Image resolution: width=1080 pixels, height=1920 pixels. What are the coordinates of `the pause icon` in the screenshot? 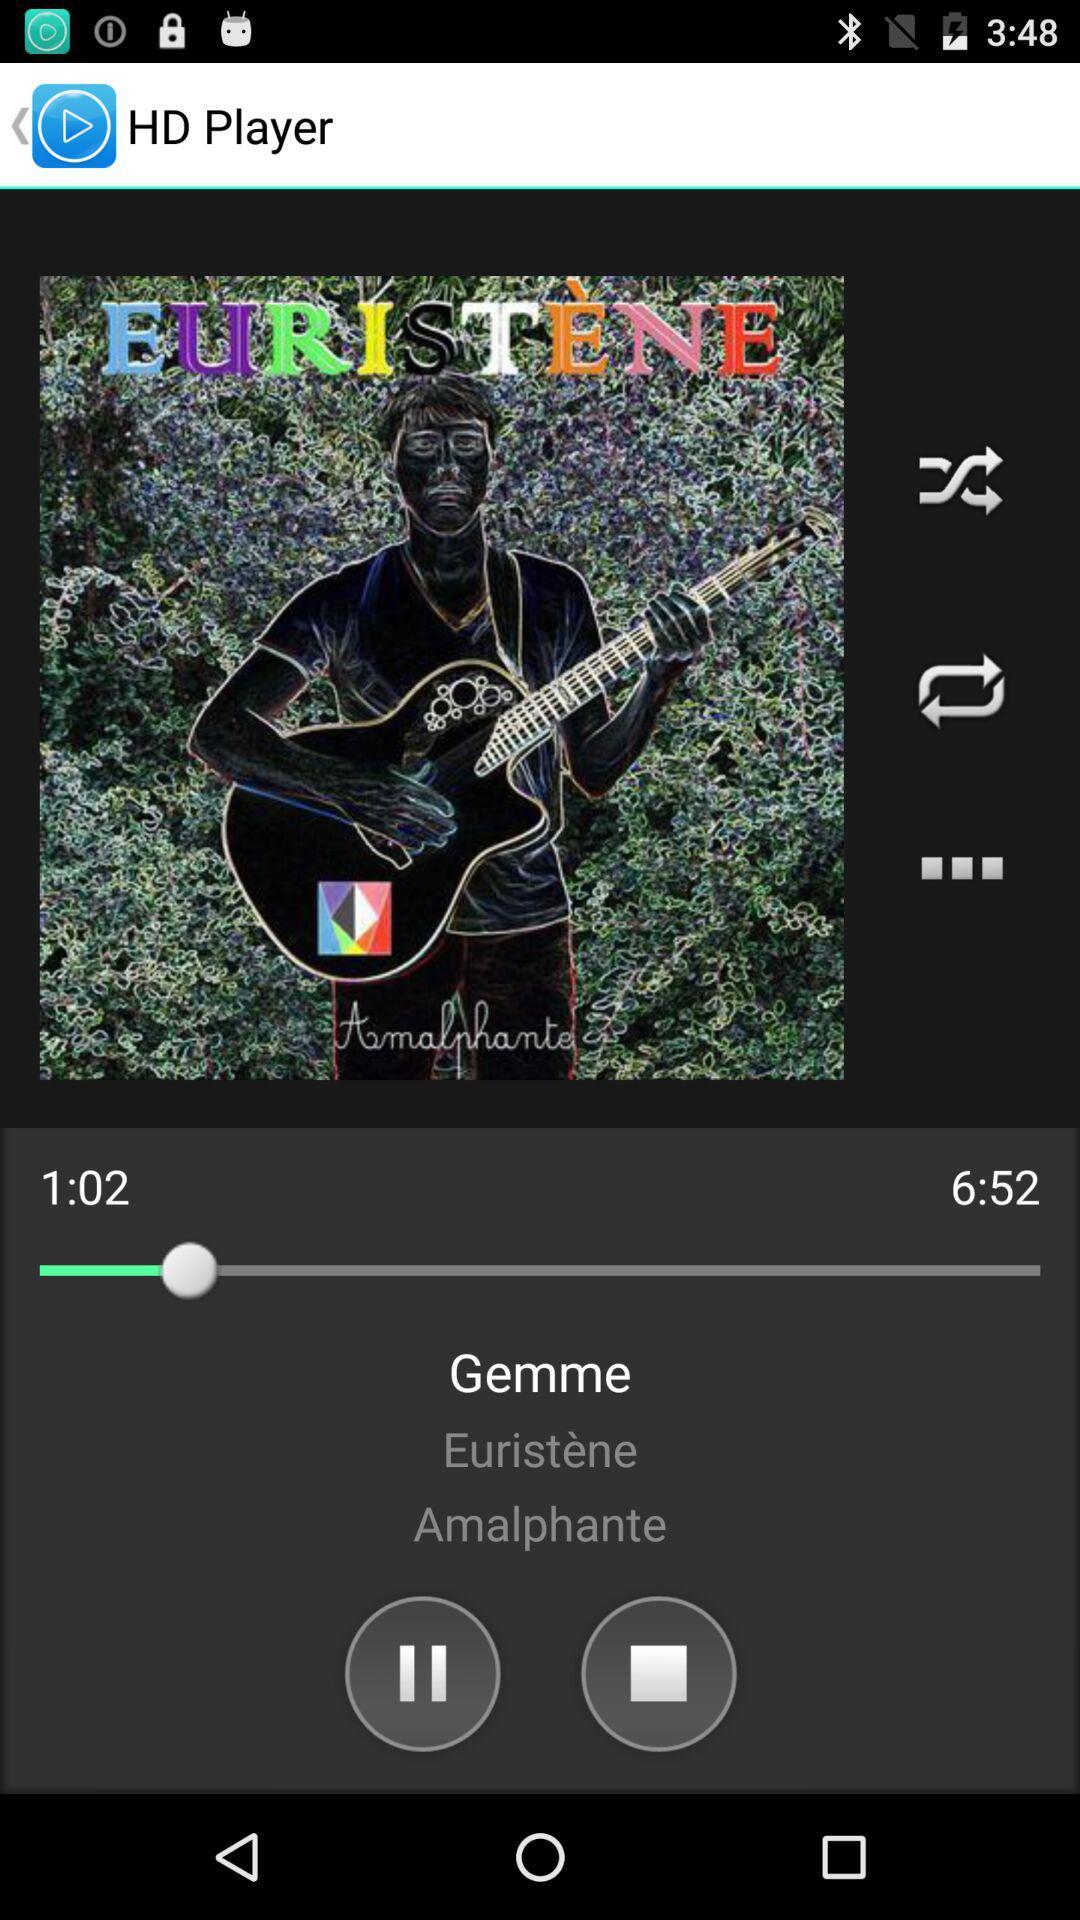 It's located at (420, 1790).